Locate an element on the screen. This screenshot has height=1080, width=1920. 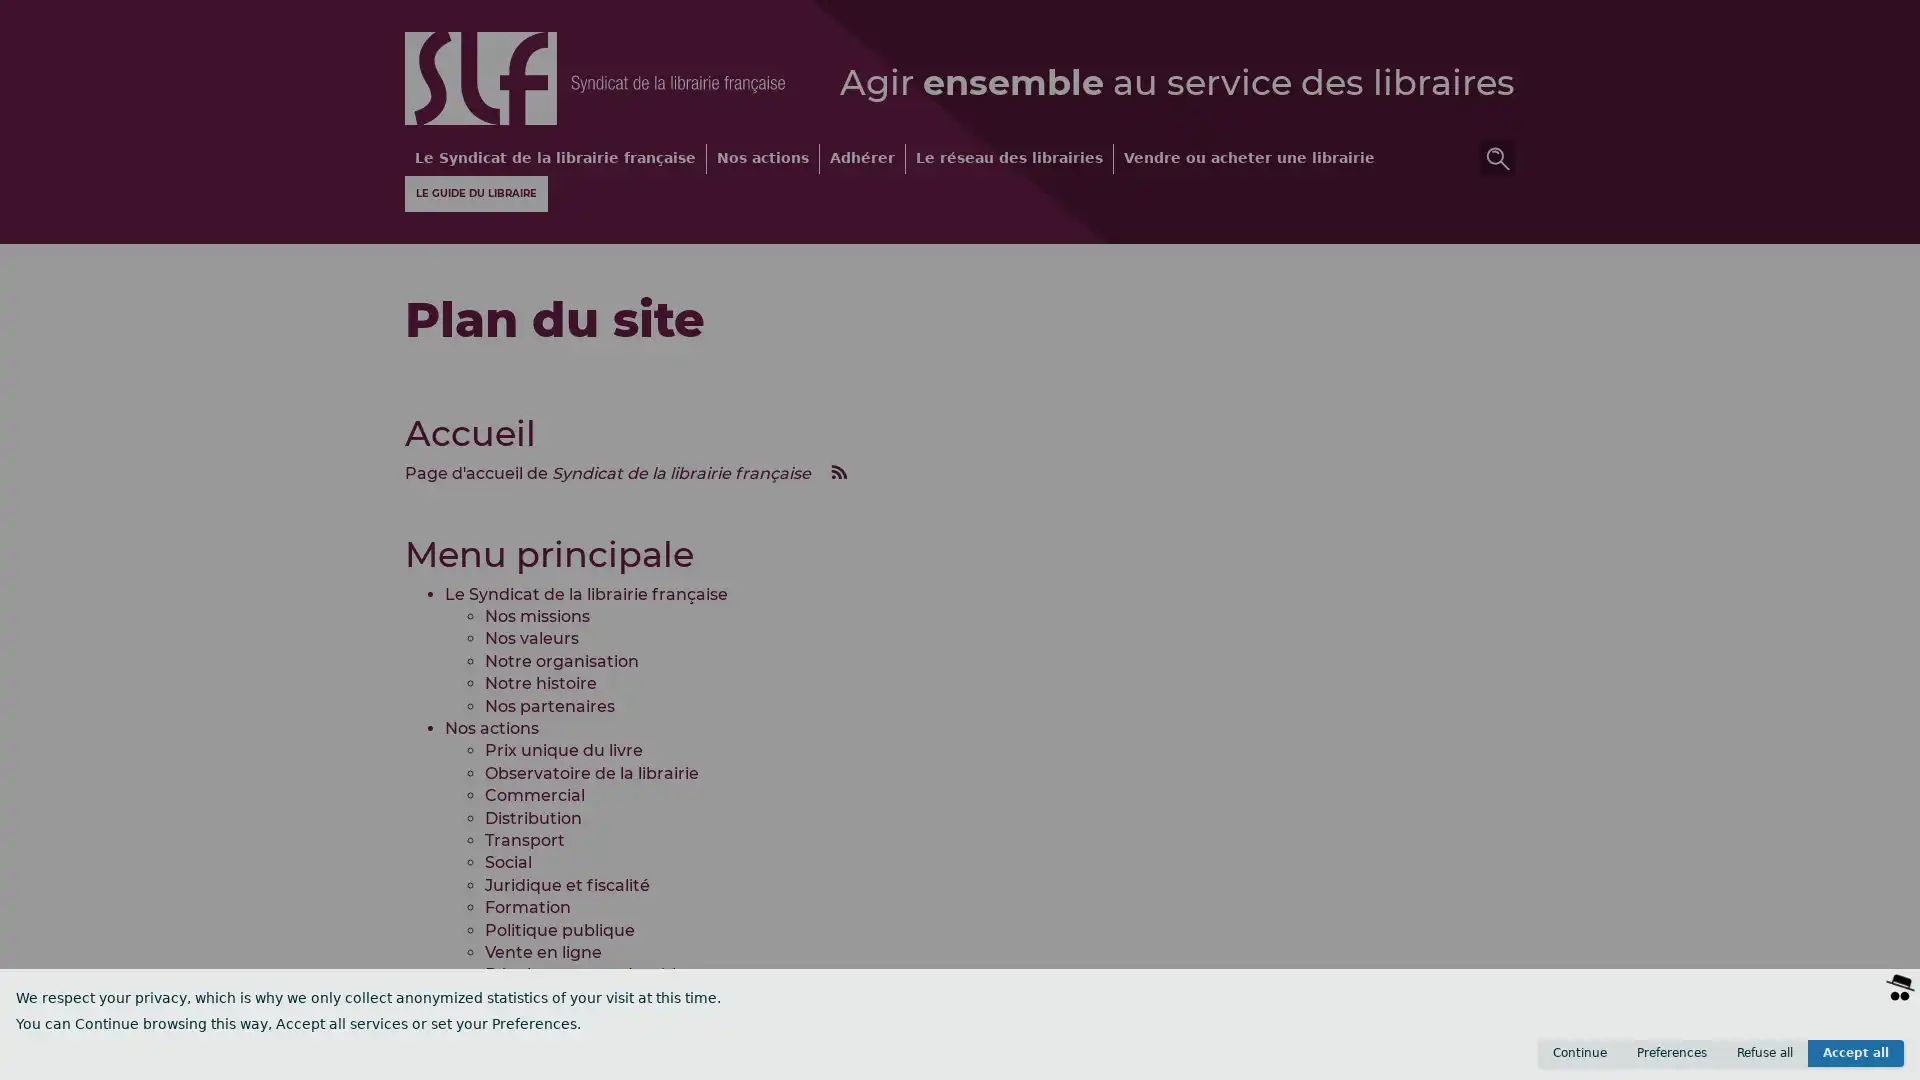
Refuse all is located at coordinates (1765, 1052).